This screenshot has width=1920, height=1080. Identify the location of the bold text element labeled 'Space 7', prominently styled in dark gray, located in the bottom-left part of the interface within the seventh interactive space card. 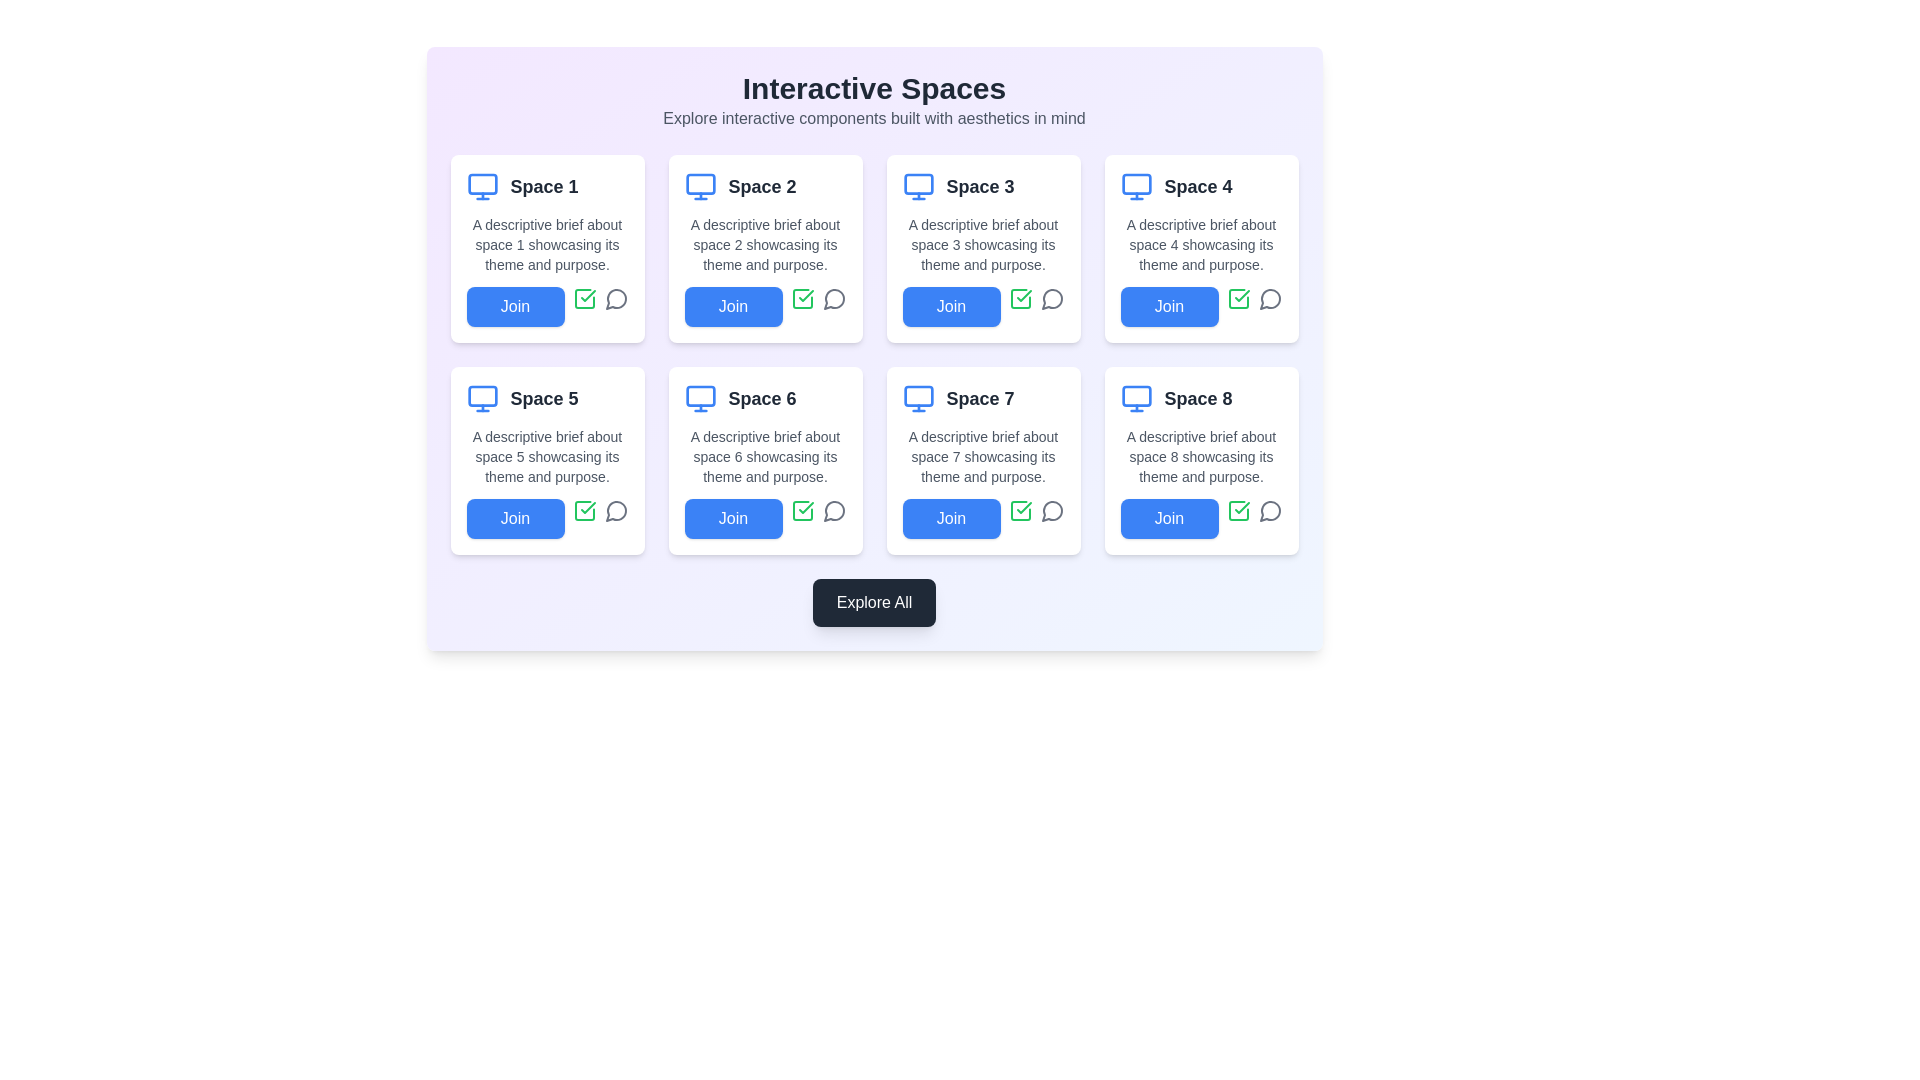
(980, 398).